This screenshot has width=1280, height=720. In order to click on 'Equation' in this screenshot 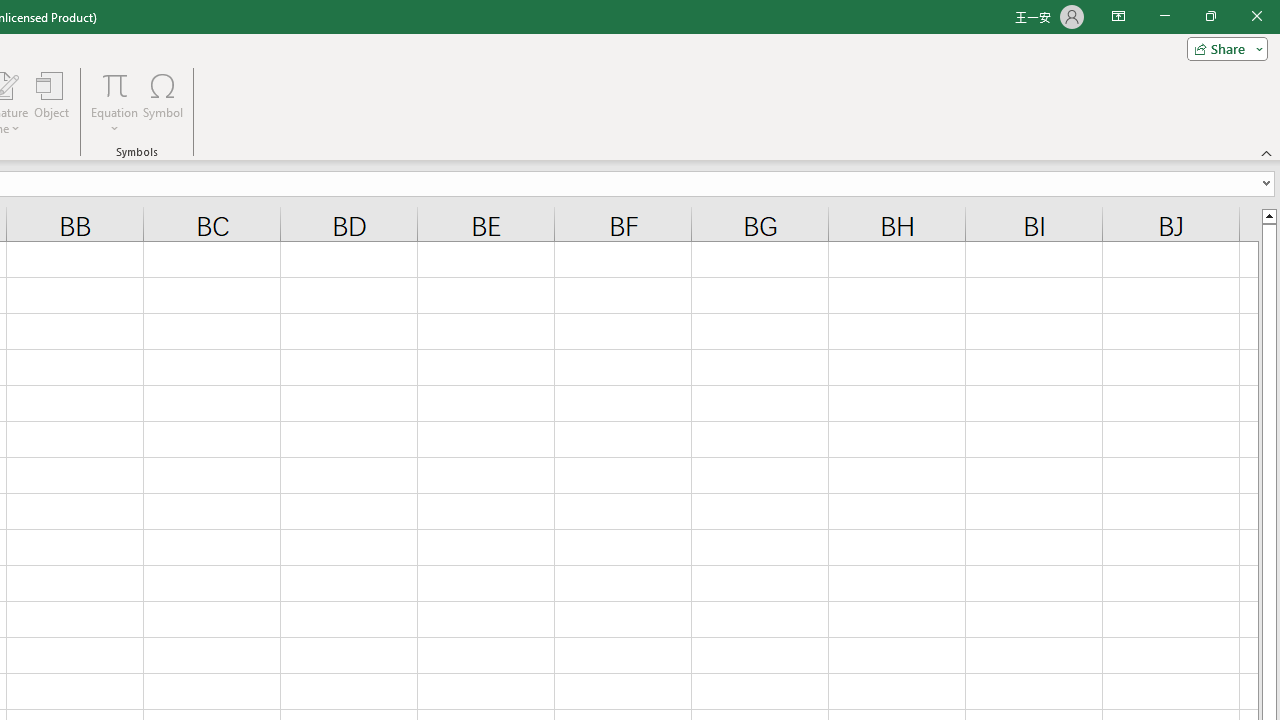, I will do `click(114, 84)`.